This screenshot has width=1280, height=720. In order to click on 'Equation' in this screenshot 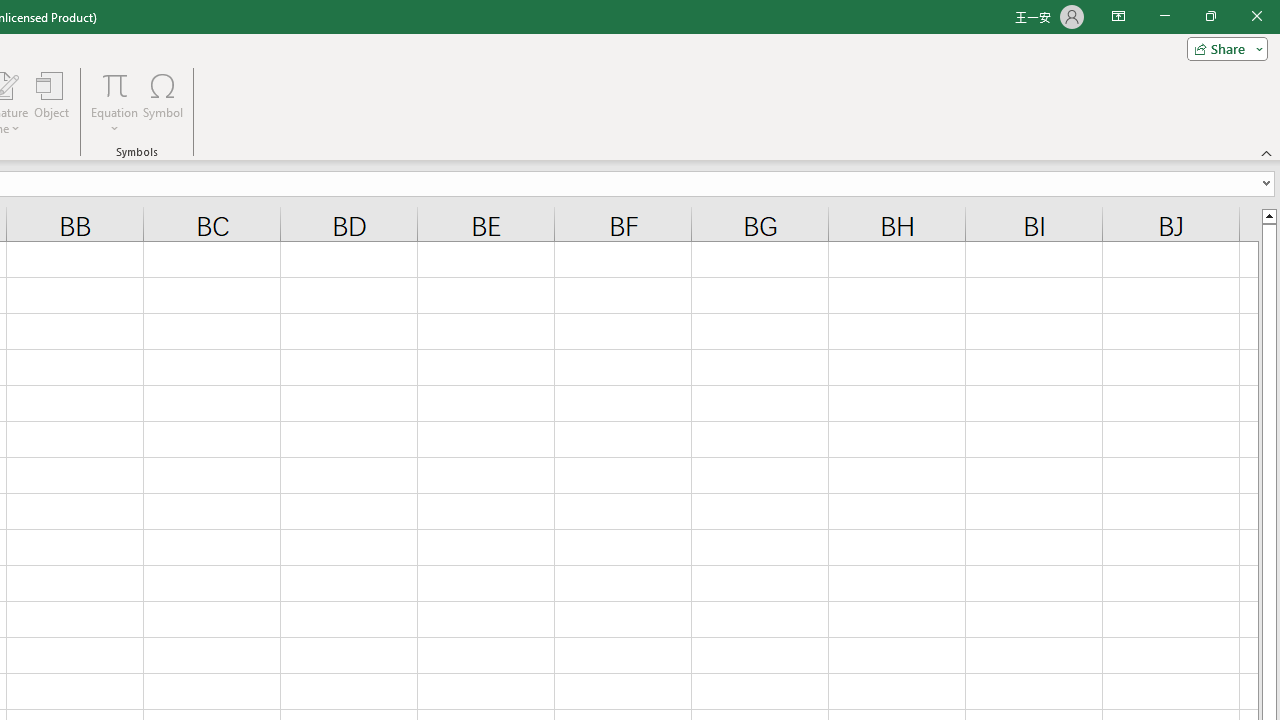, I will do `click(114, 84)`.